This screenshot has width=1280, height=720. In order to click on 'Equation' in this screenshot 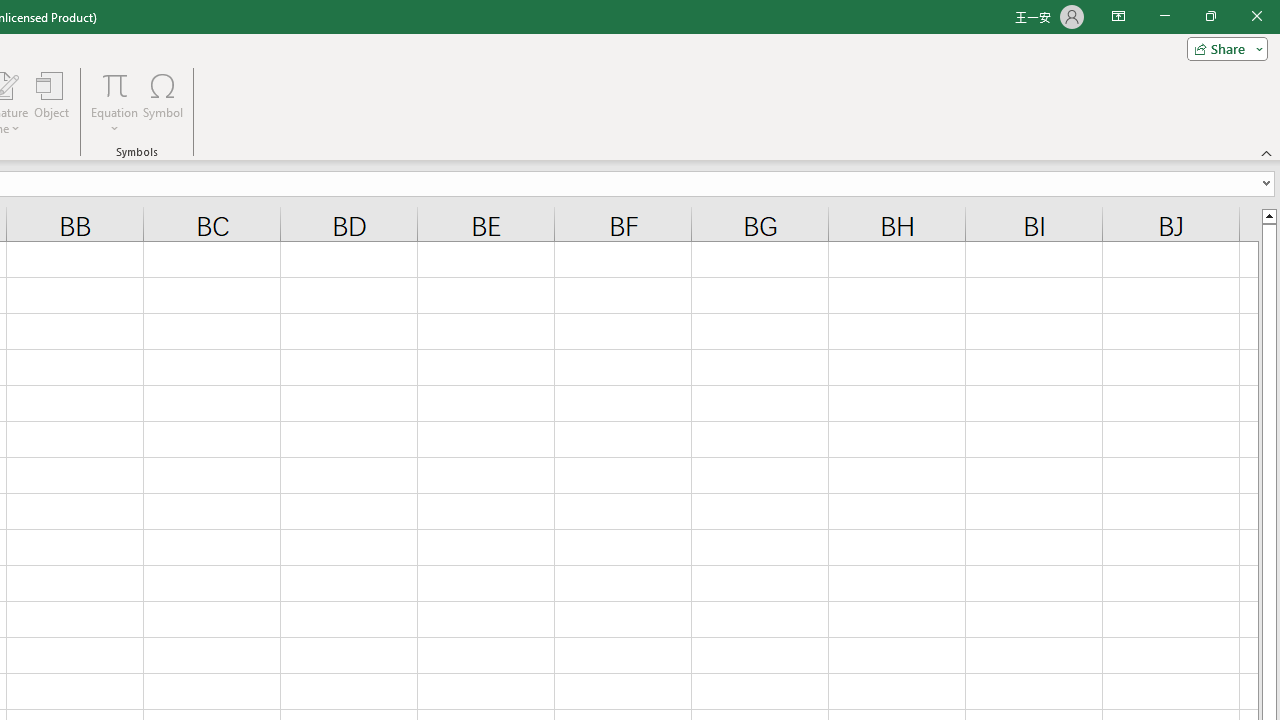, I will do `click(114, 84)`.